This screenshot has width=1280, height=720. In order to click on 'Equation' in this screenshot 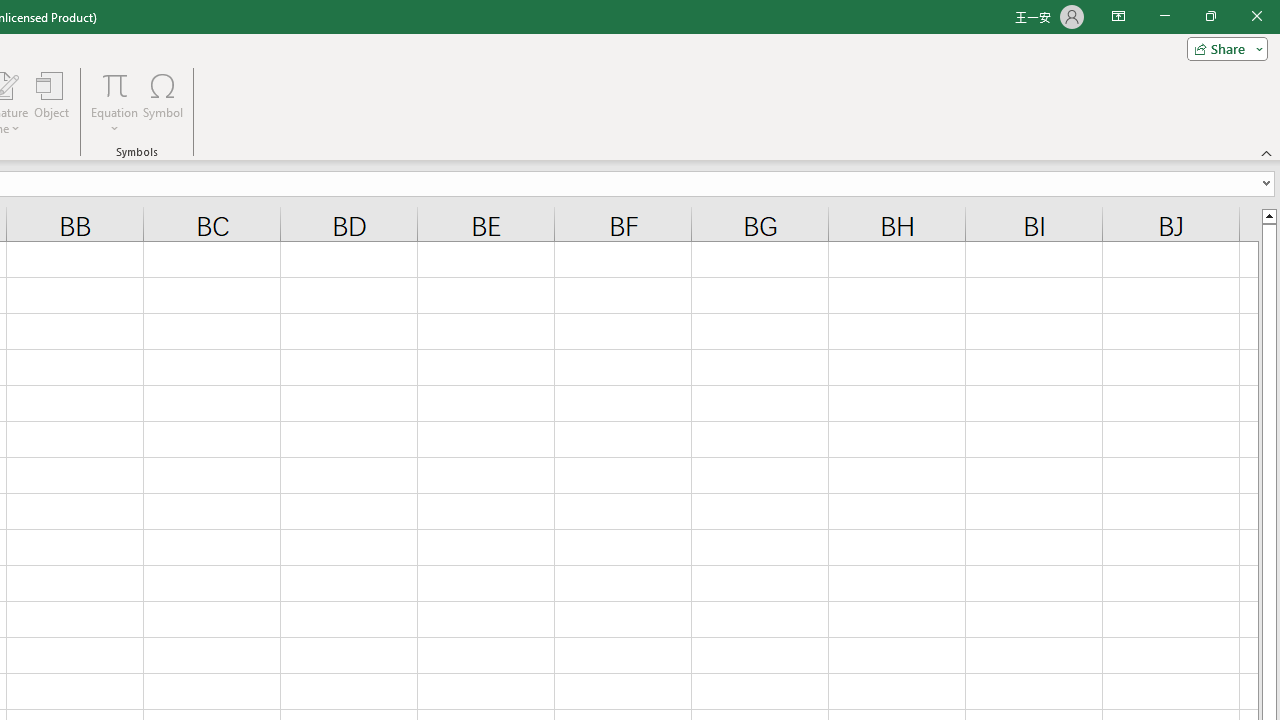, I will do `click(114, 84)`.